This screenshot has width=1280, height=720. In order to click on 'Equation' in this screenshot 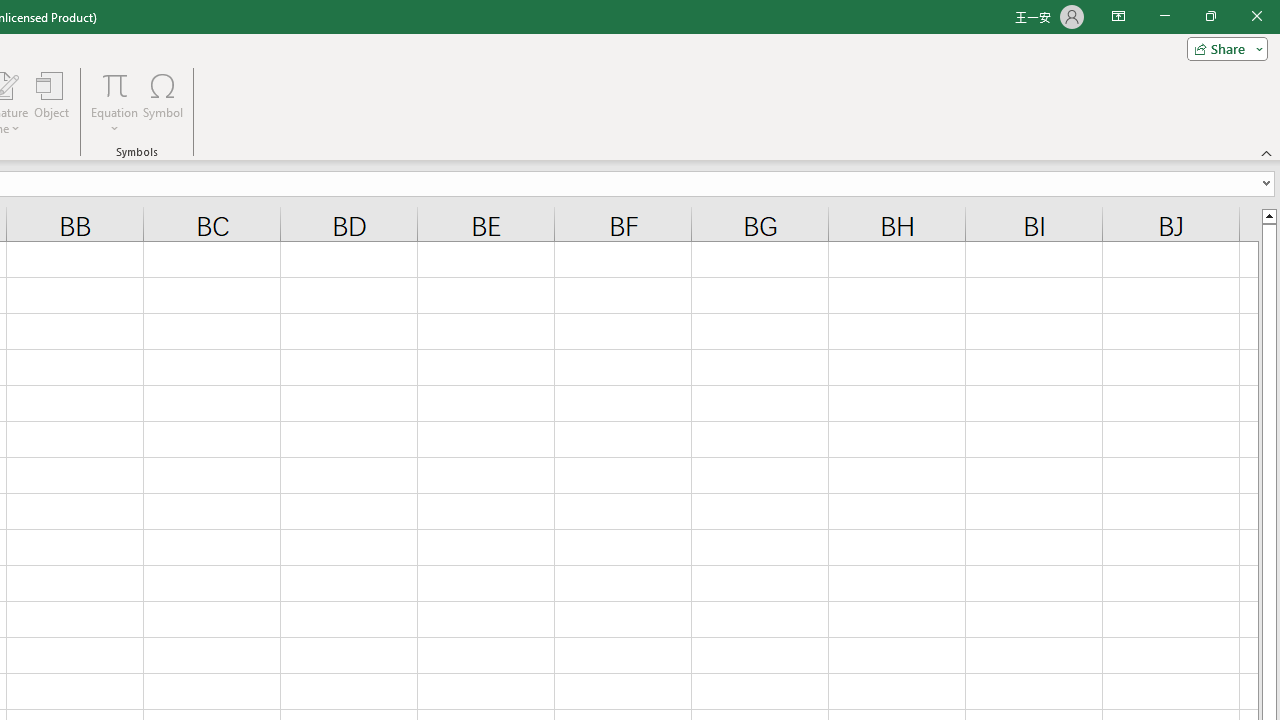, I will do `click(114, 84)`.